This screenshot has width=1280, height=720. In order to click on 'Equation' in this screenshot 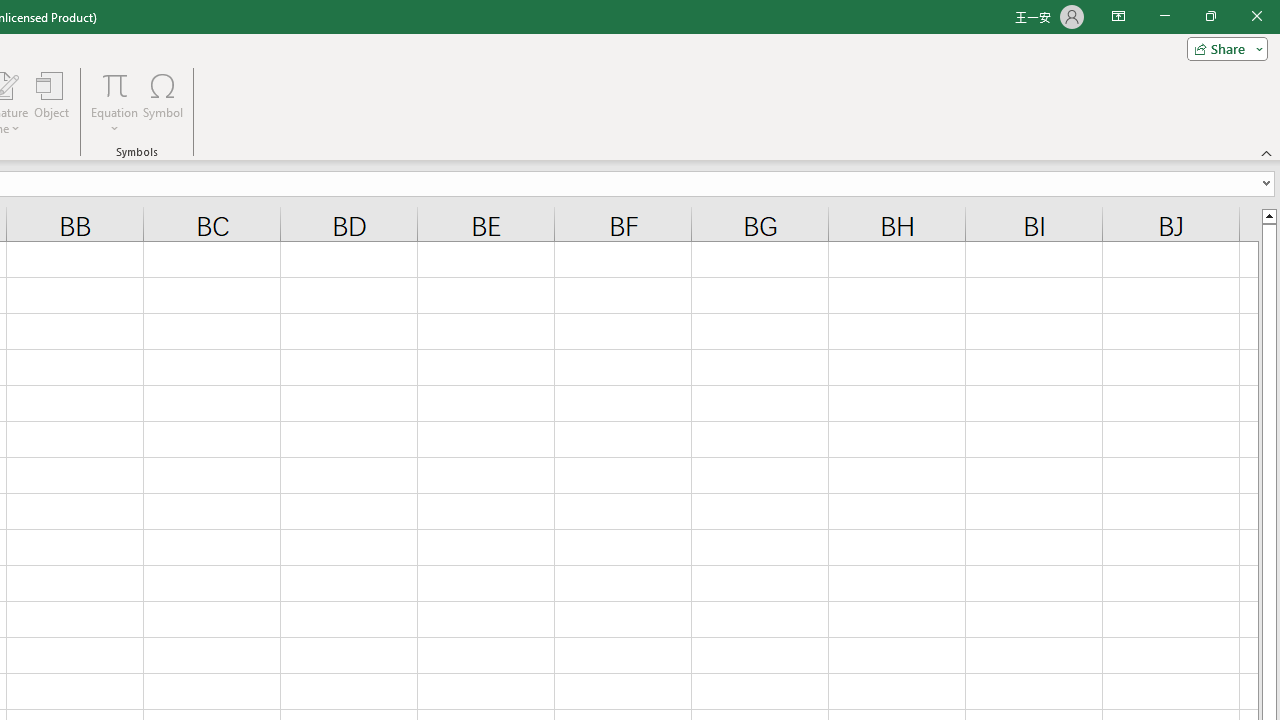, I will do `click(114, 84)`.